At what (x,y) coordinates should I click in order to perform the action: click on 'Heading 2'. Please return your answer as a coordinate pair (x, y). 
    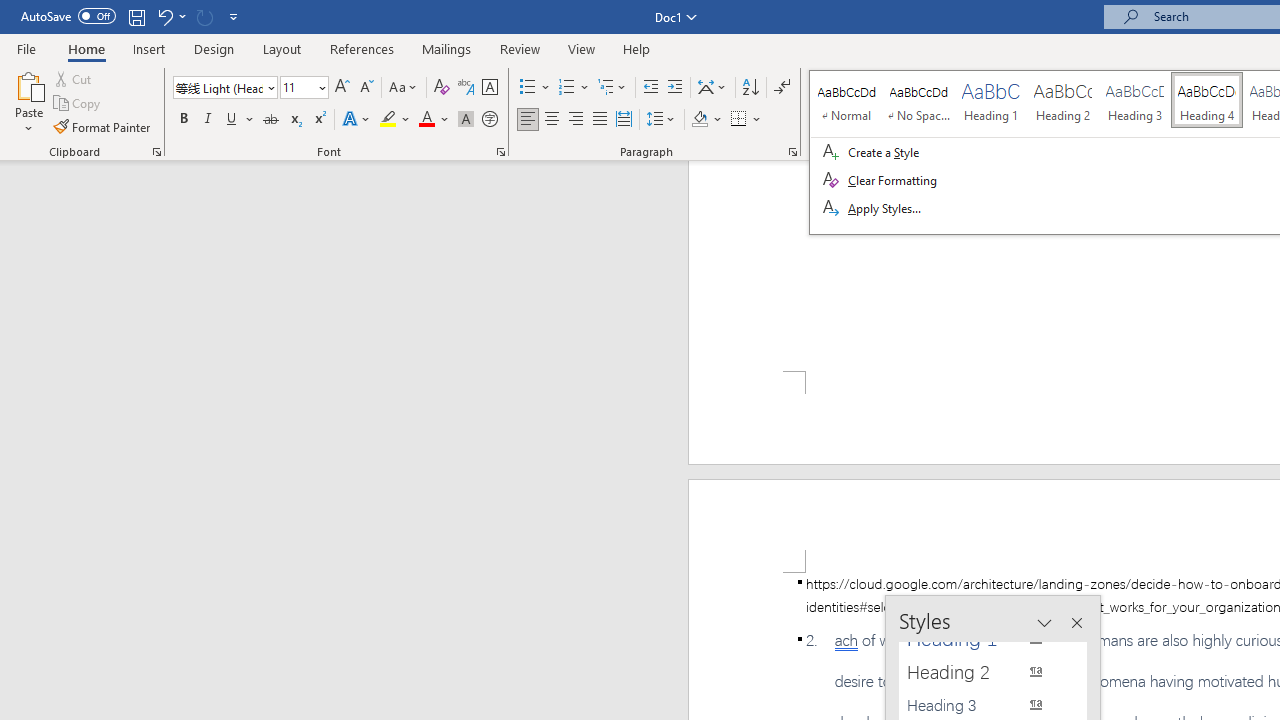
    Looking at the image, I should click on (984, 672).